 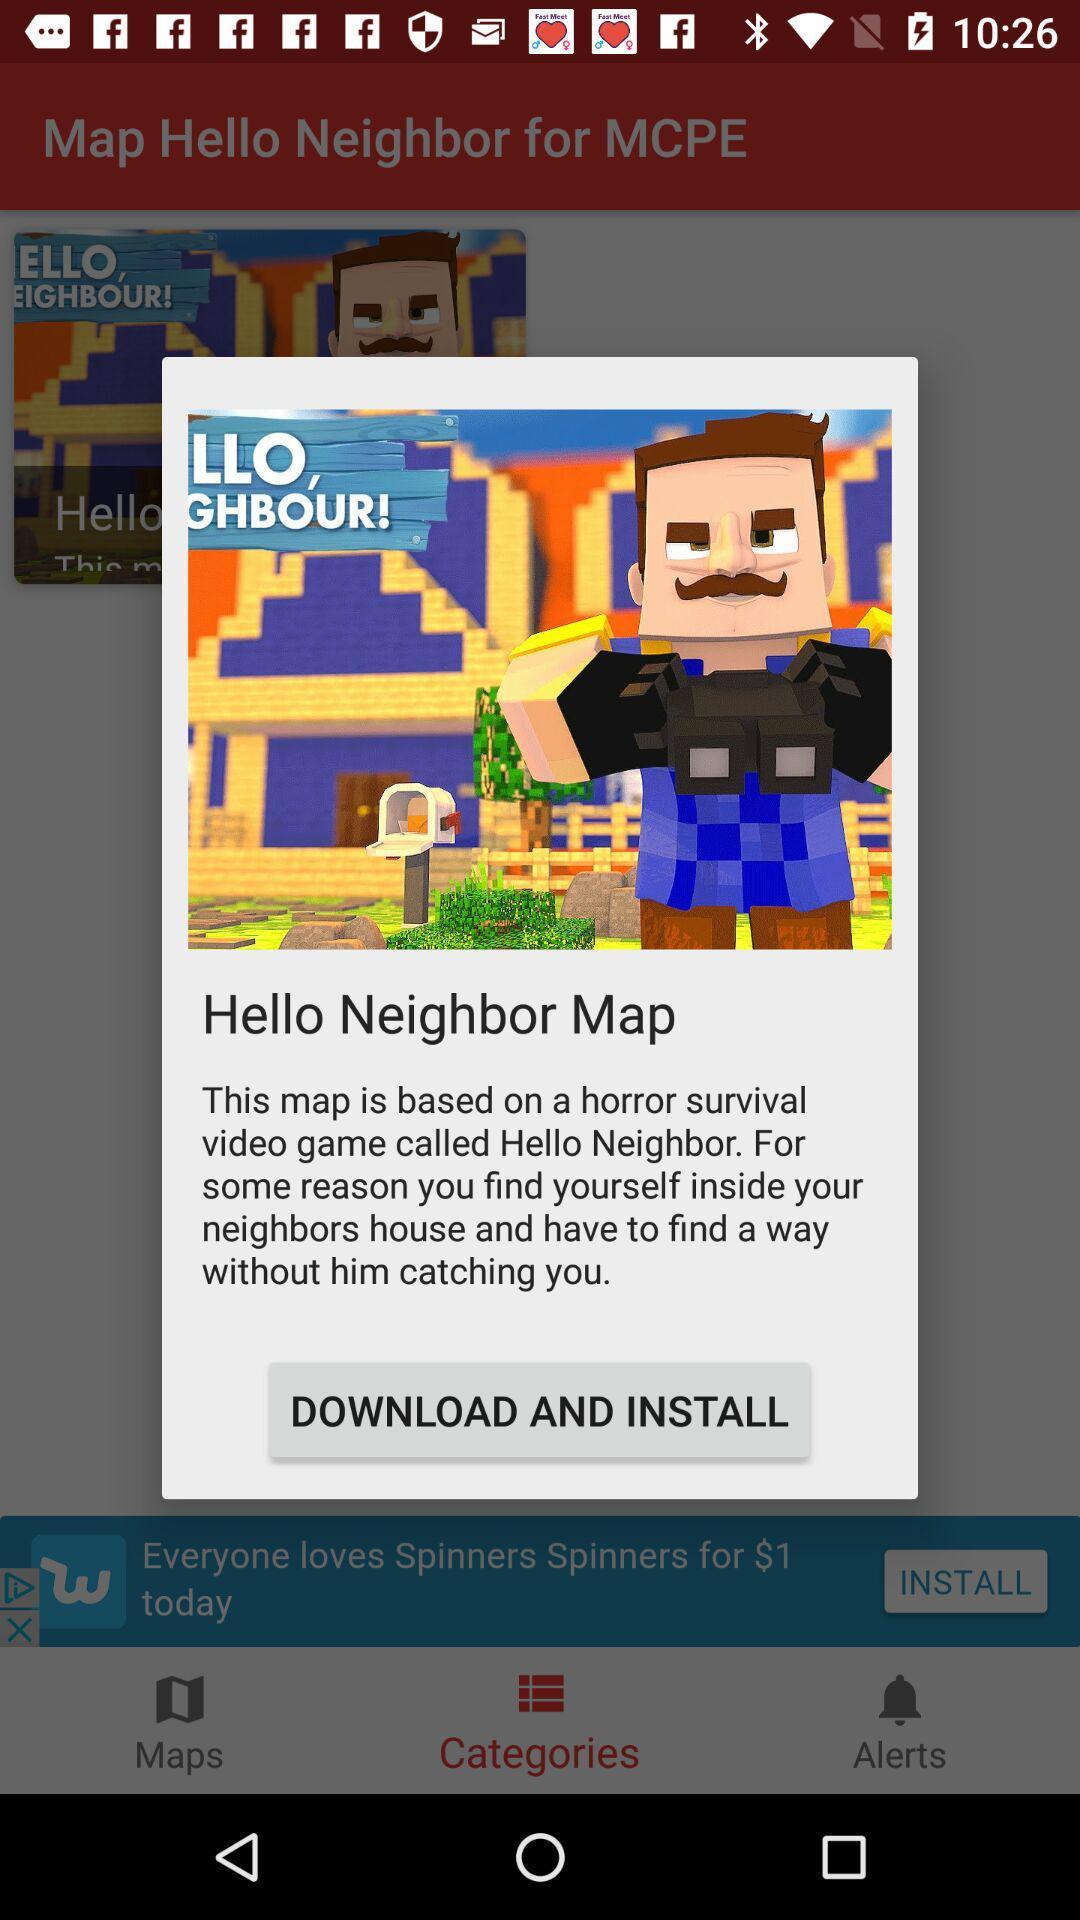 What do you see at coordinates (538, 1409) in the screenshot?
I see `the item below the this map is` at bounding box center [538, 1409].